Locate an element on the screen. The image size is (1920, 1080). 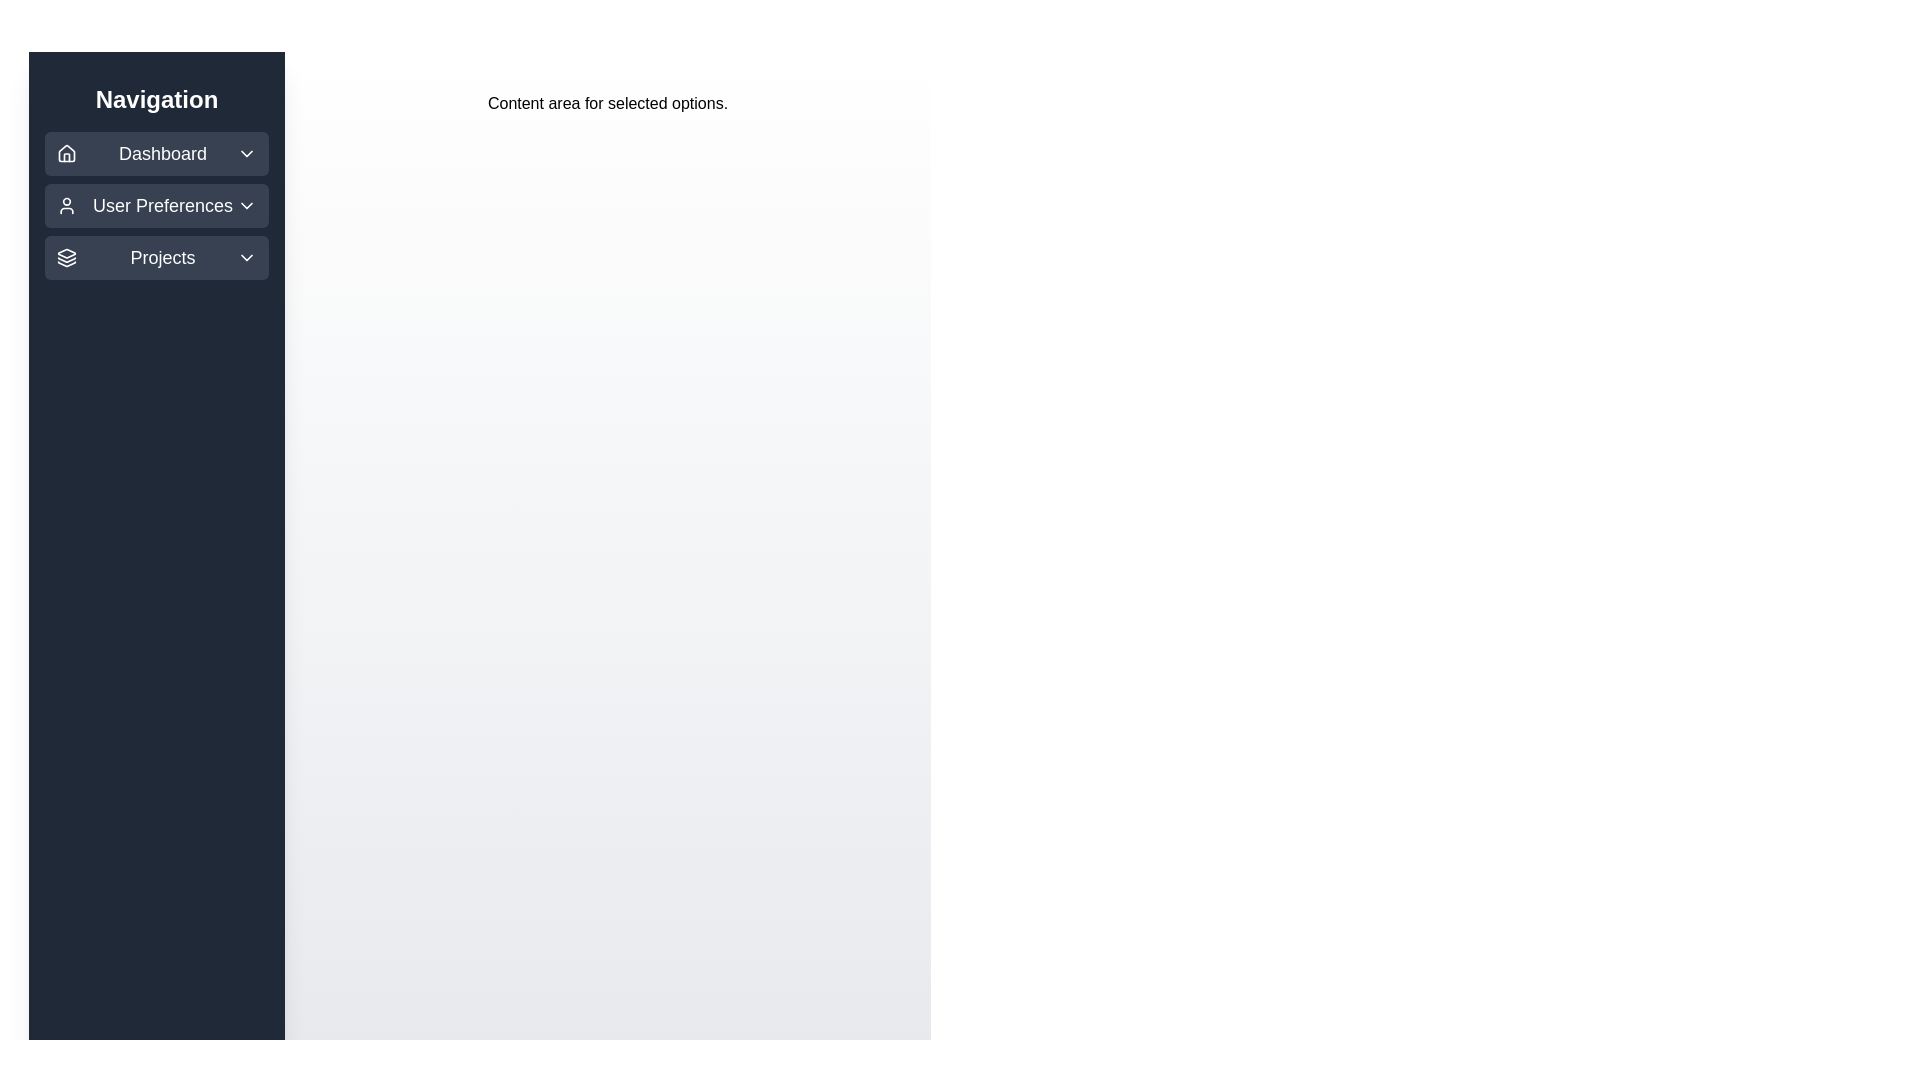
the 'Projects' expandable menu item, which is the third item in the vertical navigation menu on the left side, featuring a downwards chevron and a dark-themed background is located at coordinates (156, 257).